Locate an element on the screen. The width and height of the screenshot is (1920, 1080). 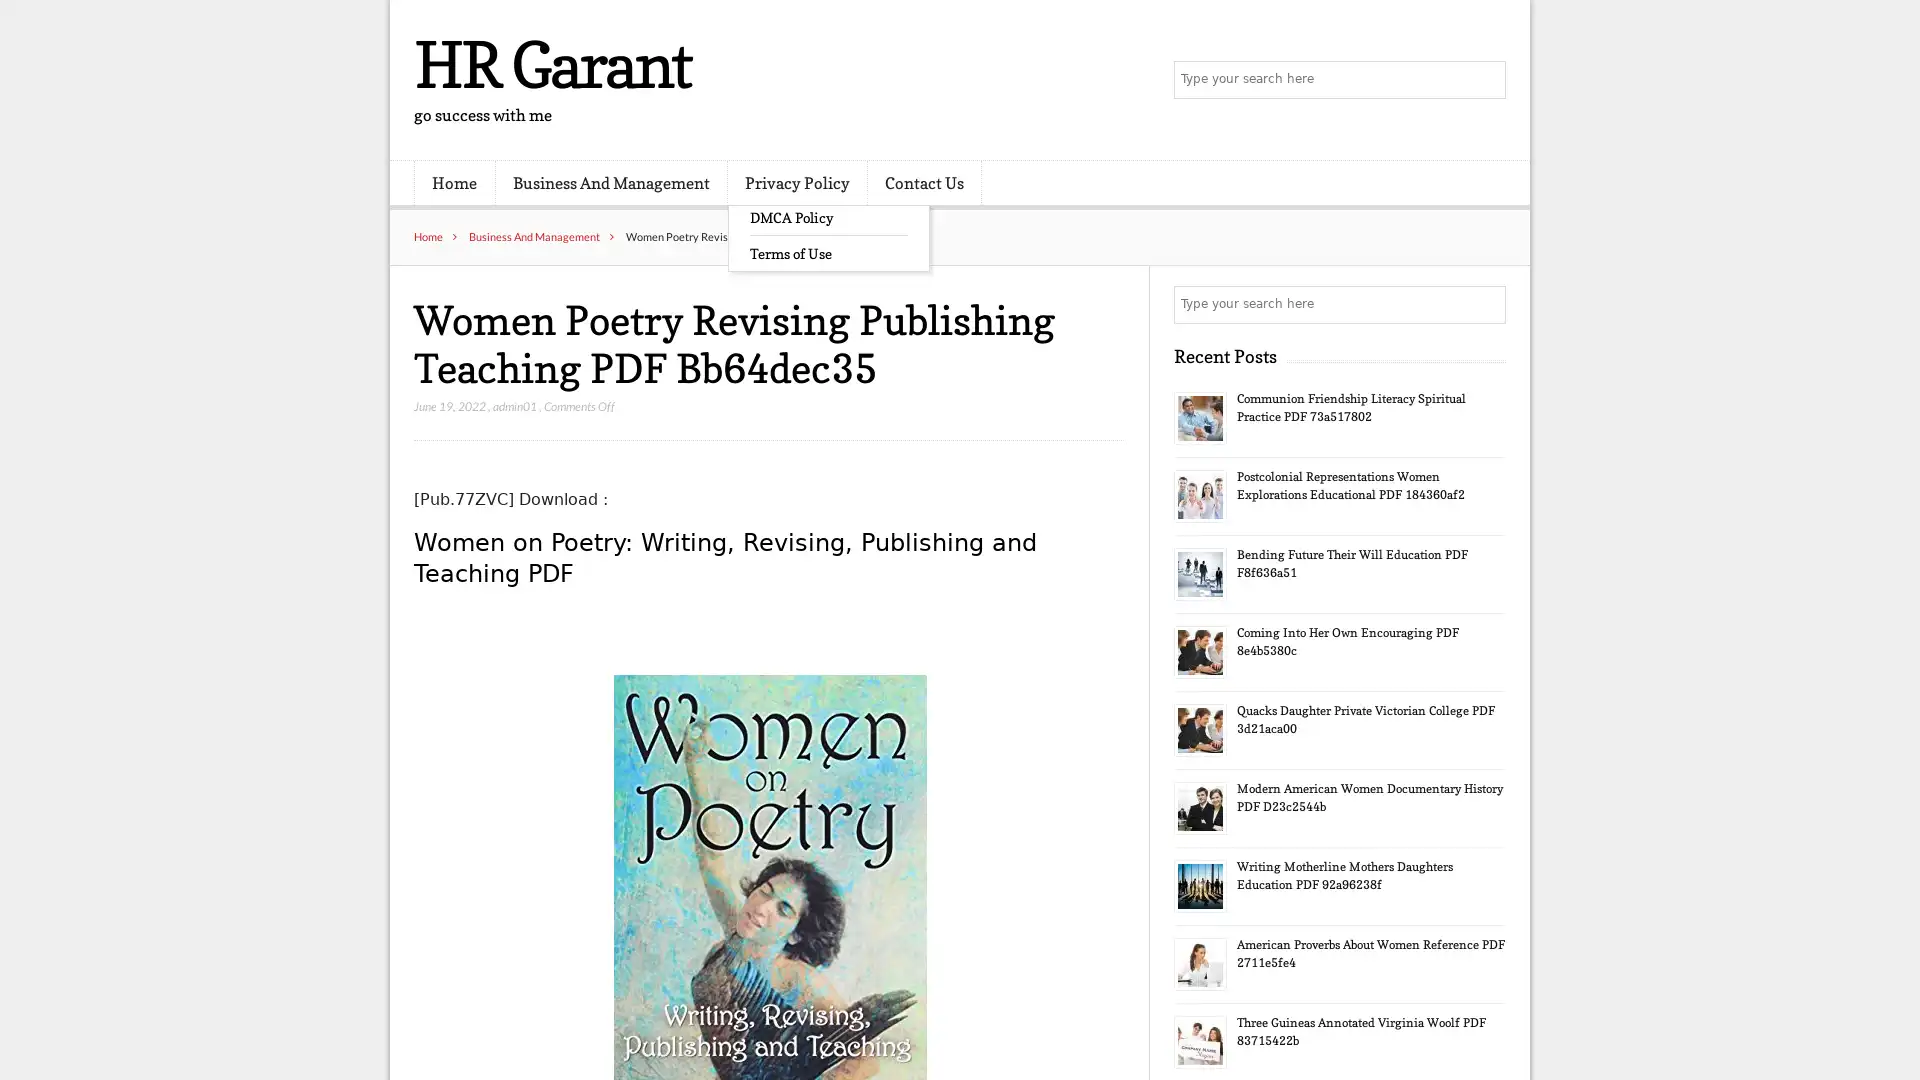
Search is located at coordinates (1485, 80).